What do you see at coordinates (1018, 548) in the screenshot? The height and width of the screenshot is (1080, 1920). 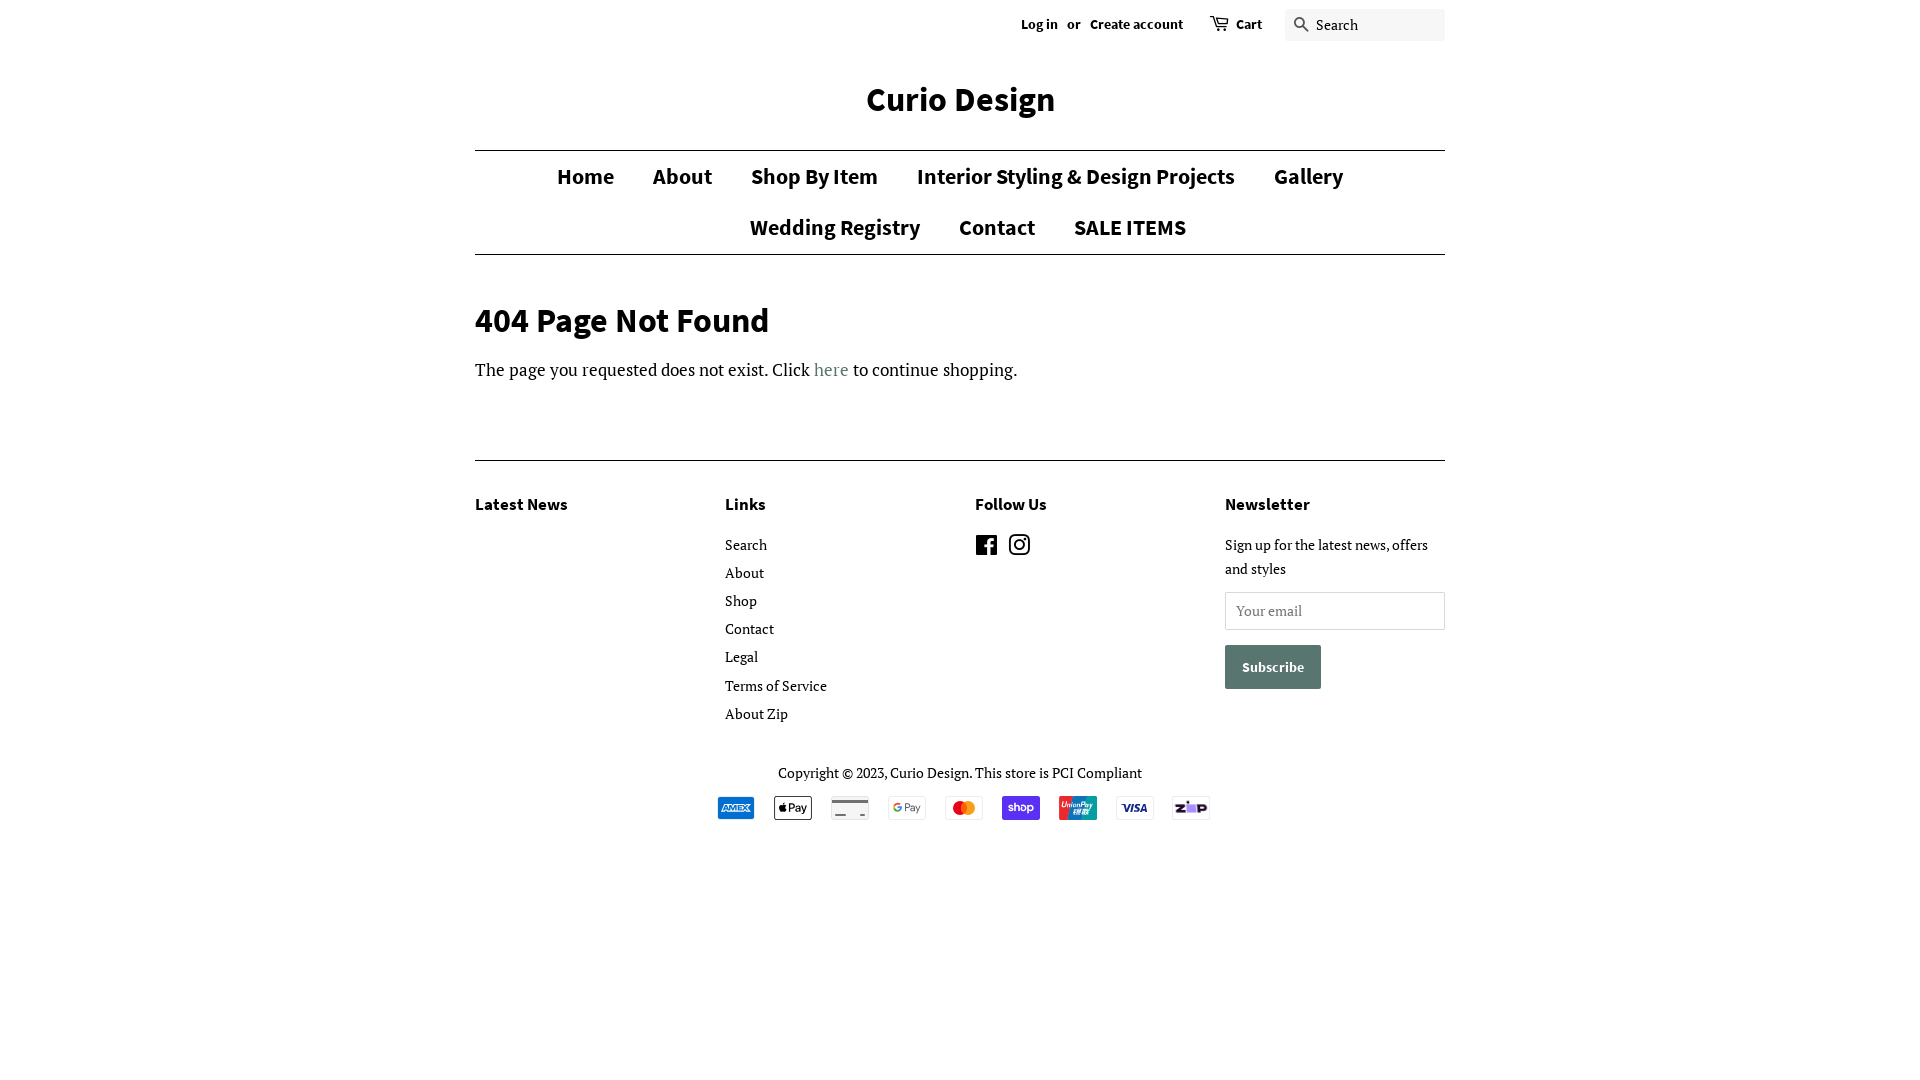 I see `'Instagram'` at bounding box center [1018, 548].